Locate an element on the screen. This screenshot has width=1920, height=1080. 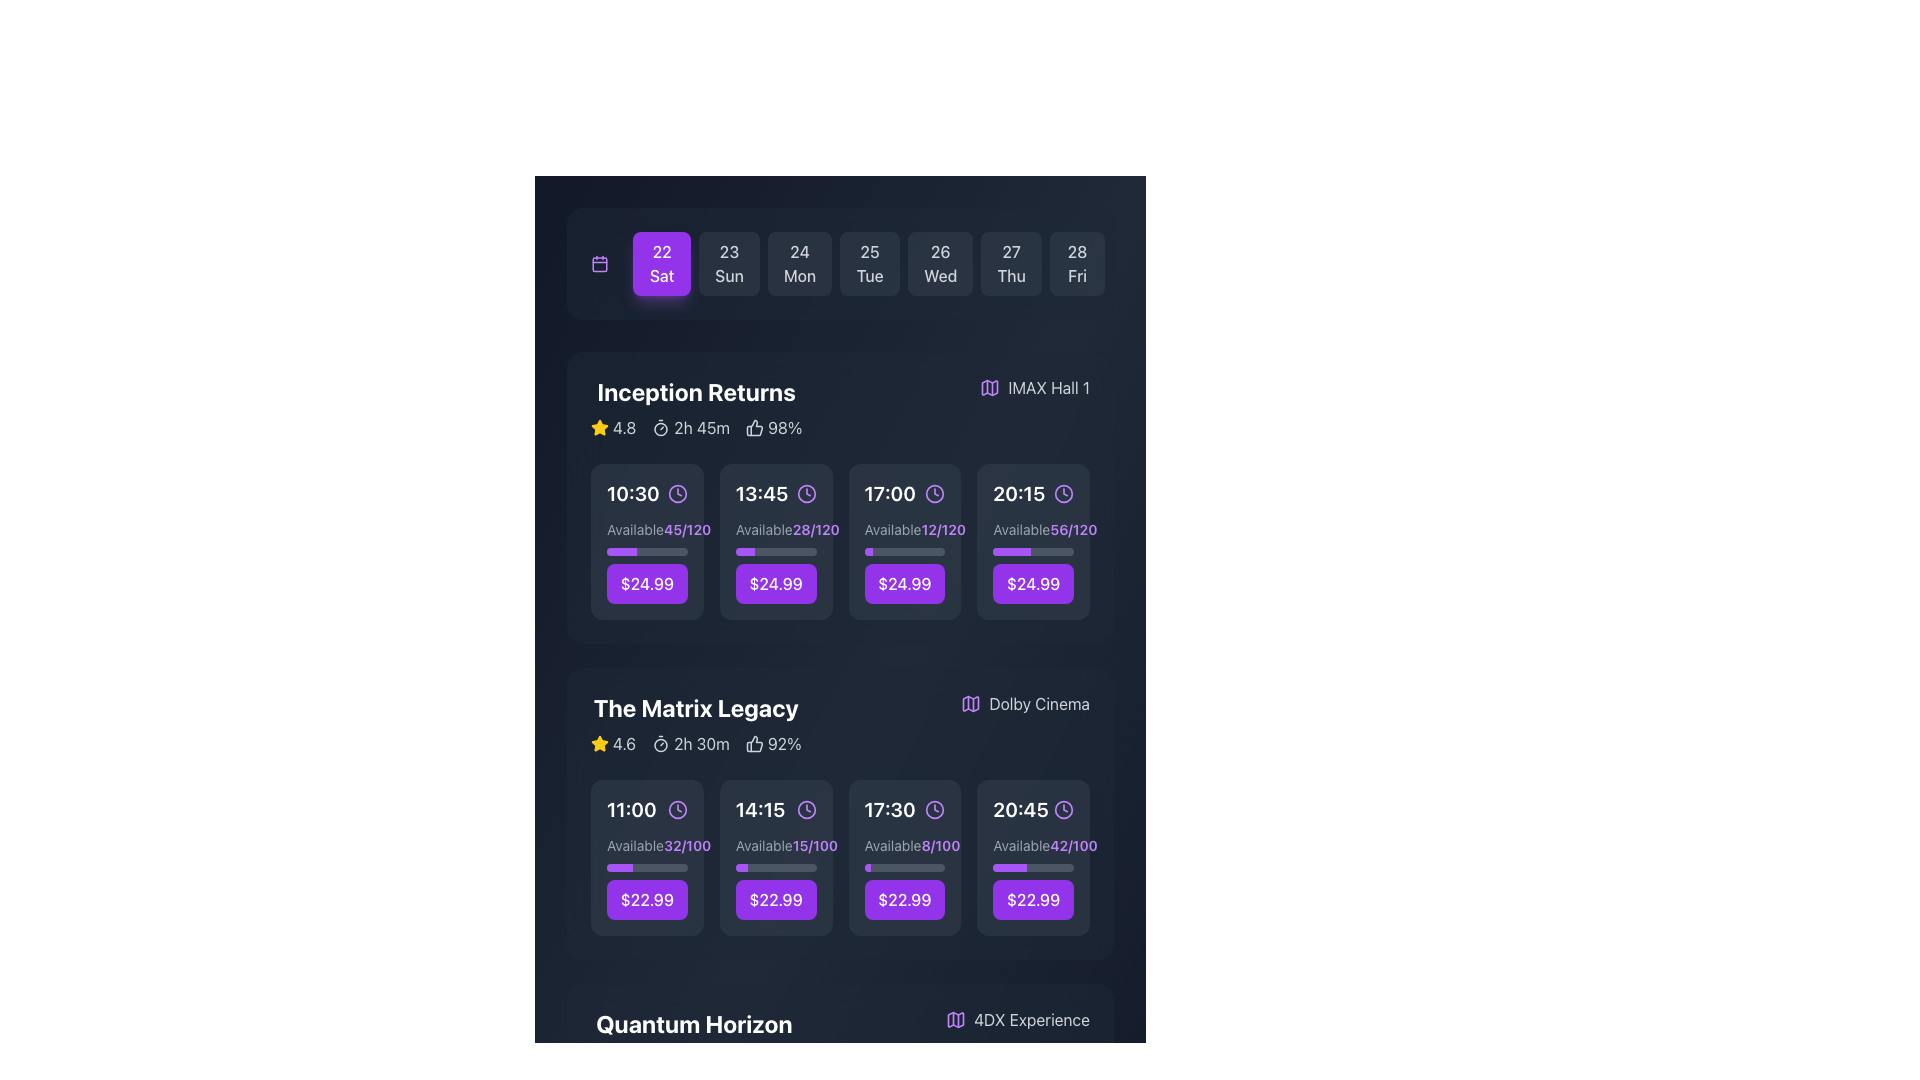
the button in the middle of the card-like structure that initiates seat selection for a movie session is located at coordinates (775, 542).